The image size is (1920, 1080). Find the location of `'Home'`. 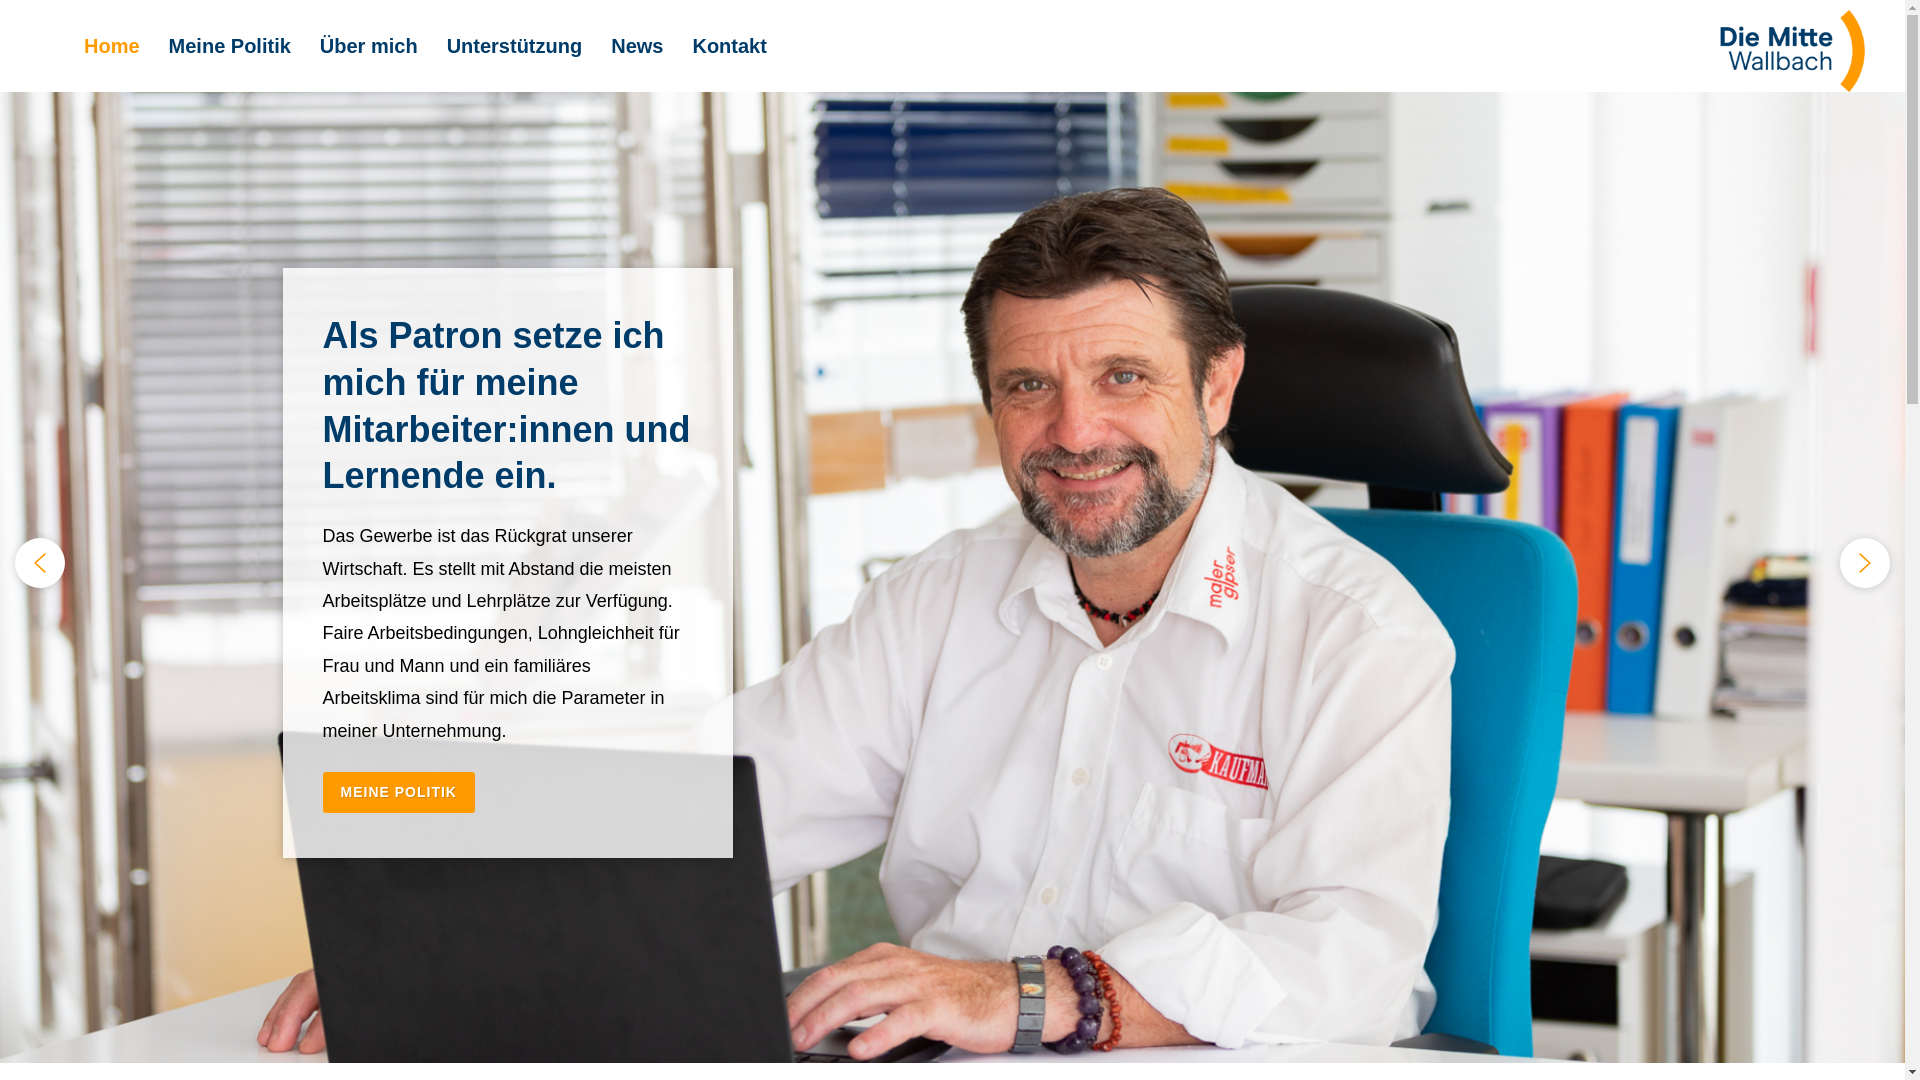

'Home' is located at coordinates (110, 45).